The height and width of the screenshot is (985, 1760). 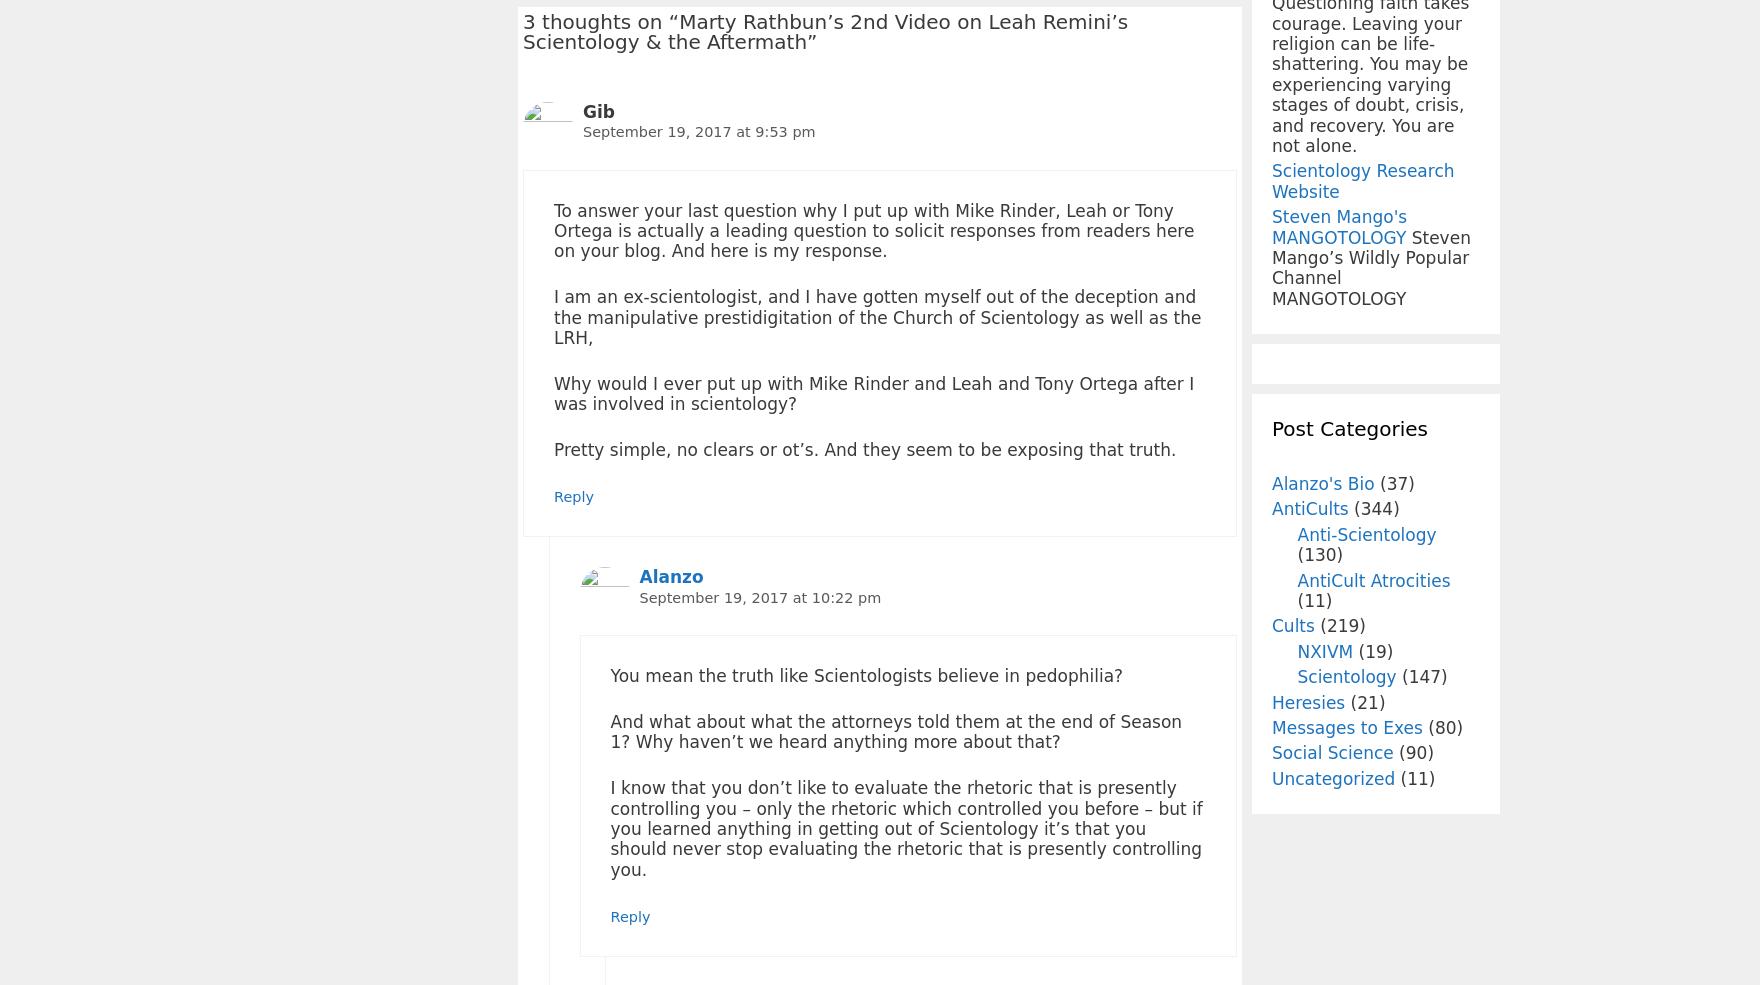 What do you see at coordinates (1373, 579) in the screenshot?
I see `'AntiCult Atrocities'` at bounding box center [1373, 579].